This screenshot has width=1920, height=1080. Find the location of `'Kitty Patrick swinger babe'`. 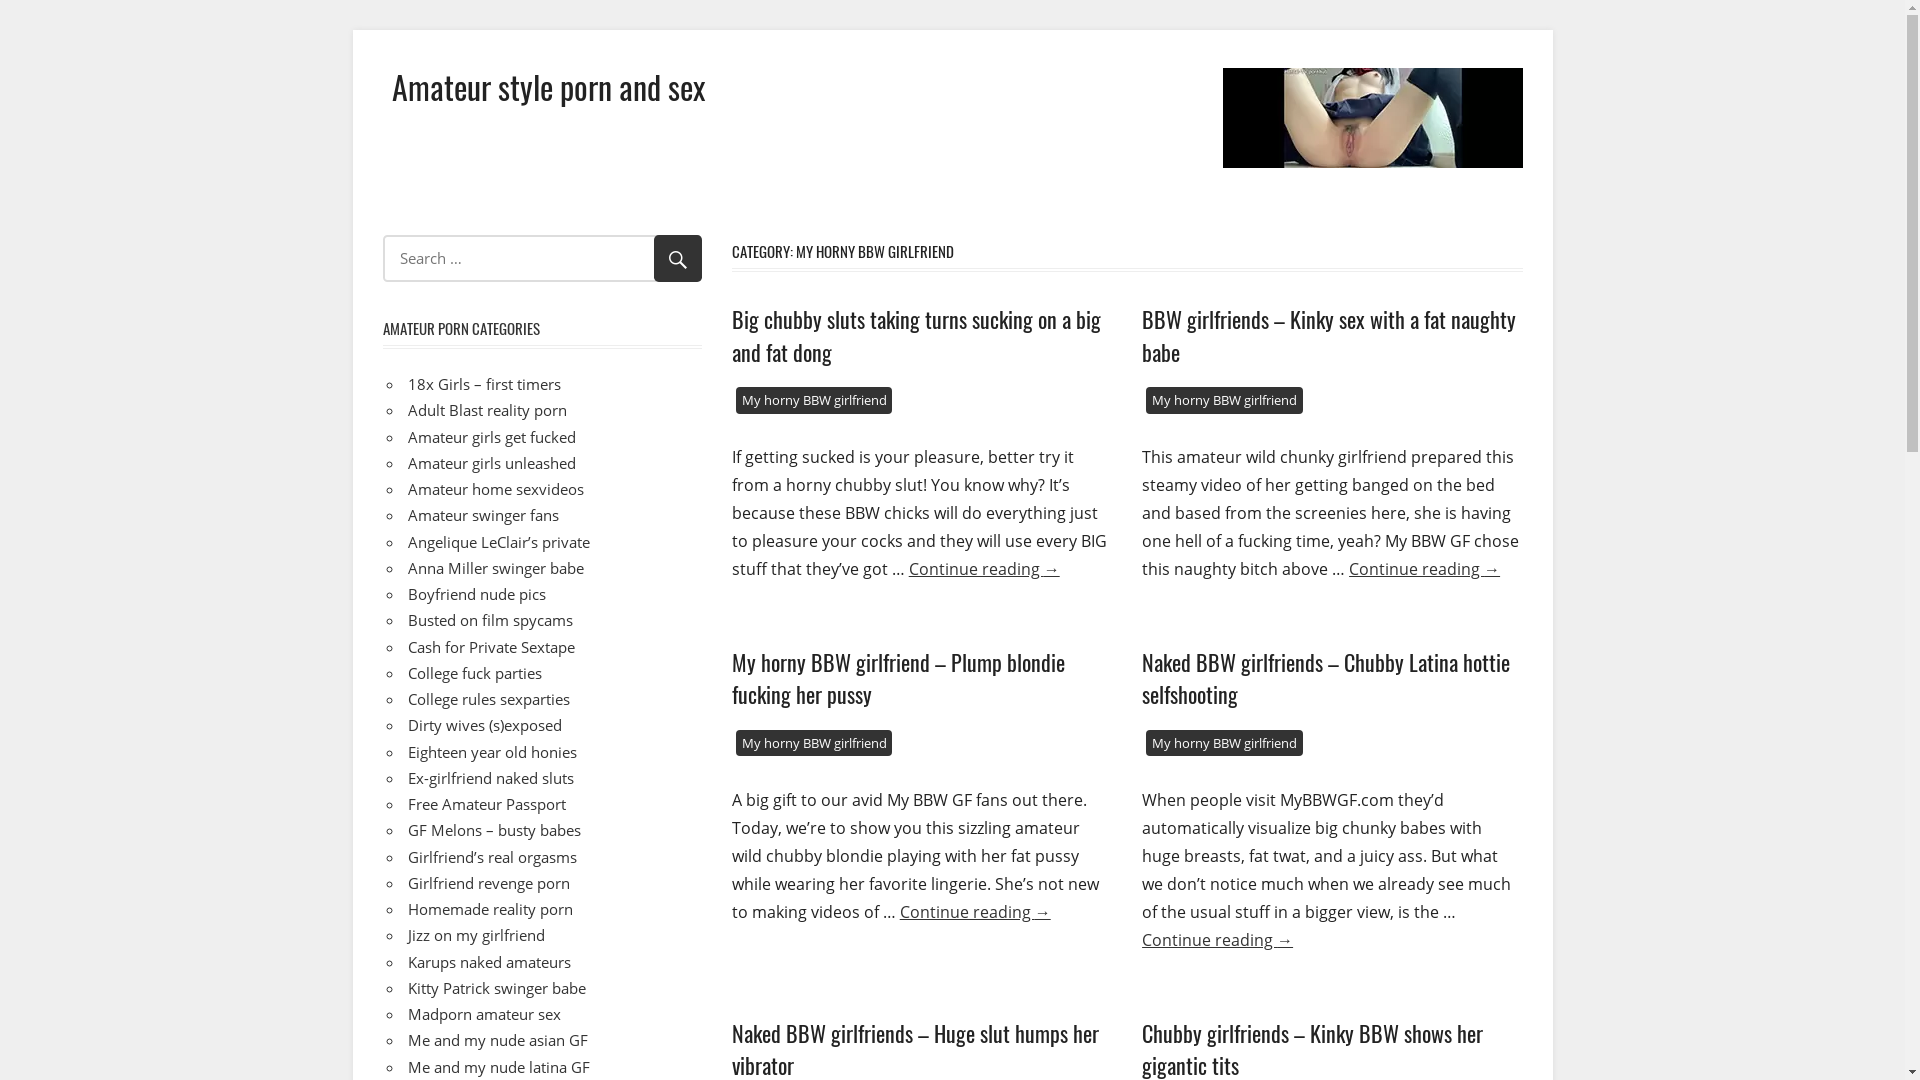

'Kitty Patrick swinger babe' is located at coordinates (497, 986).